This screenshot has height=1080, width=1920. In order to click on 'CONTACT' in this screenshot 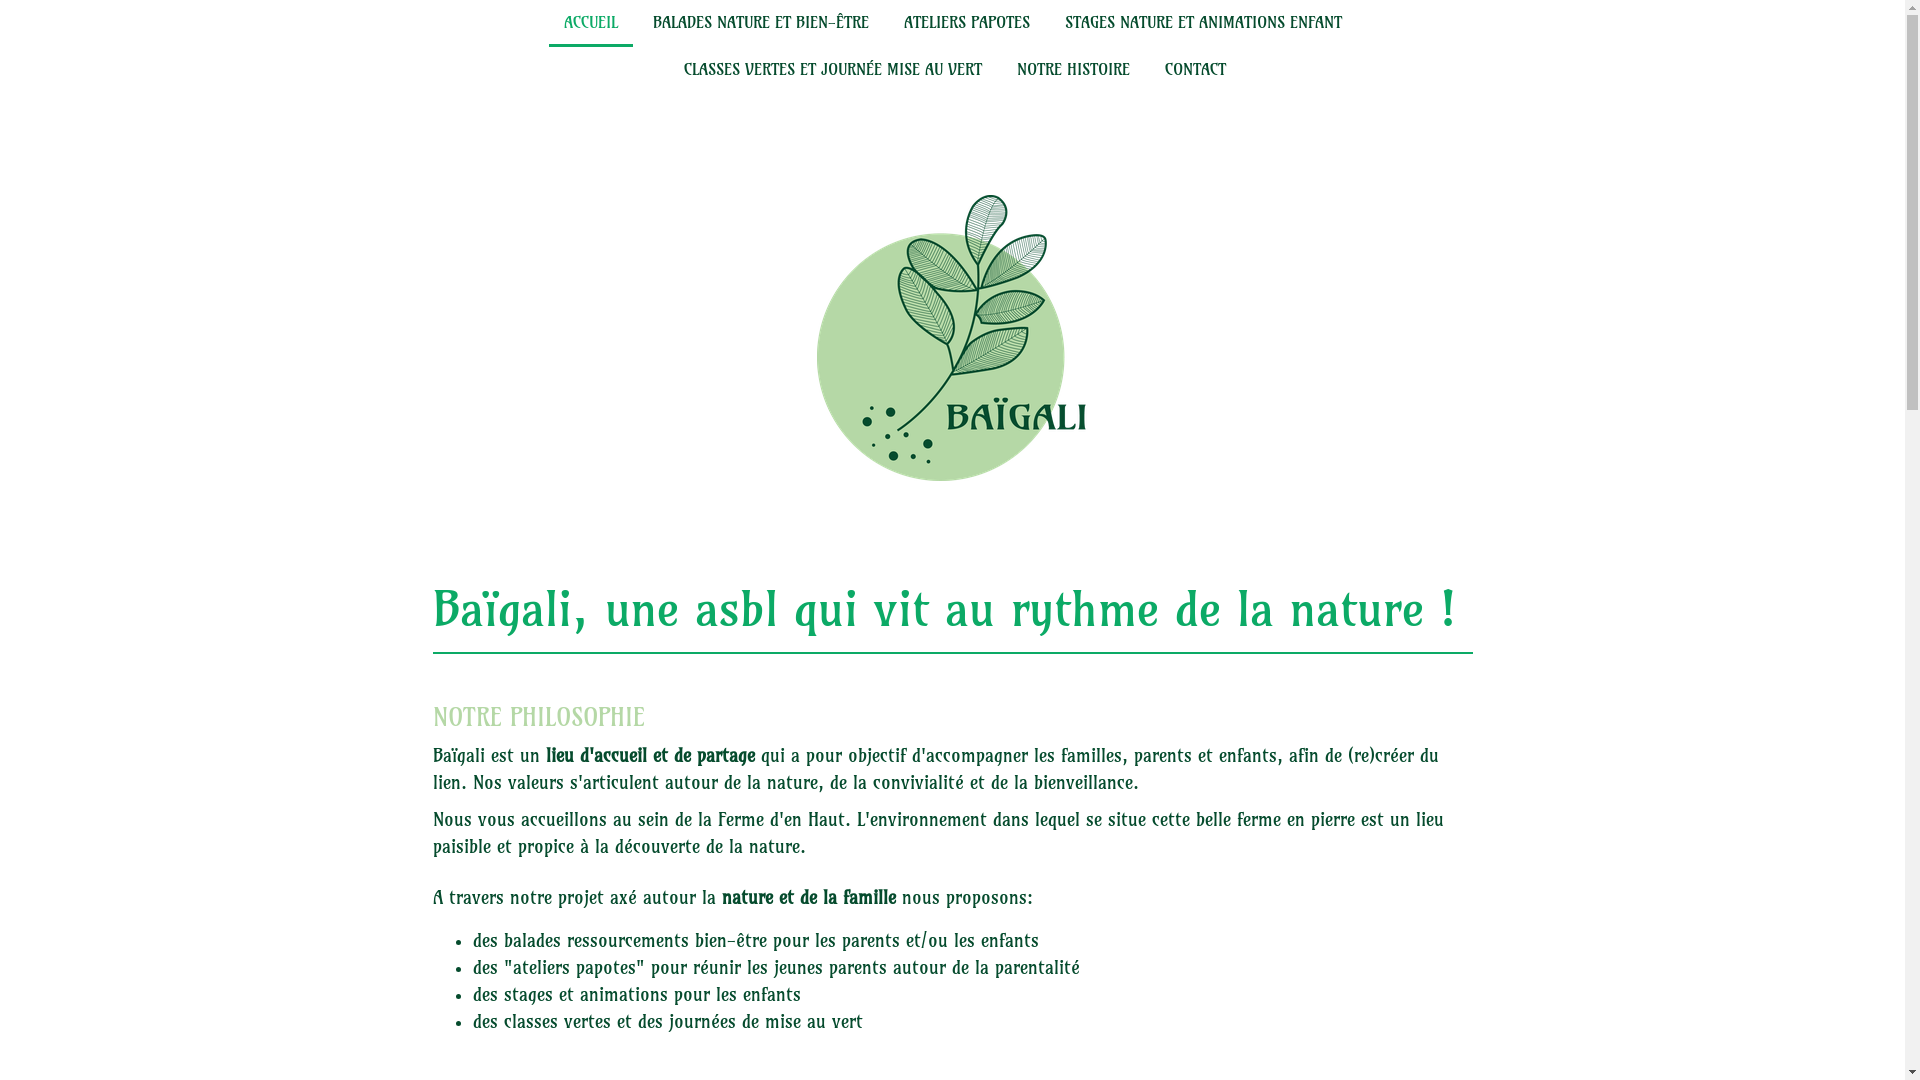, I will do `click(1150, 69)`.